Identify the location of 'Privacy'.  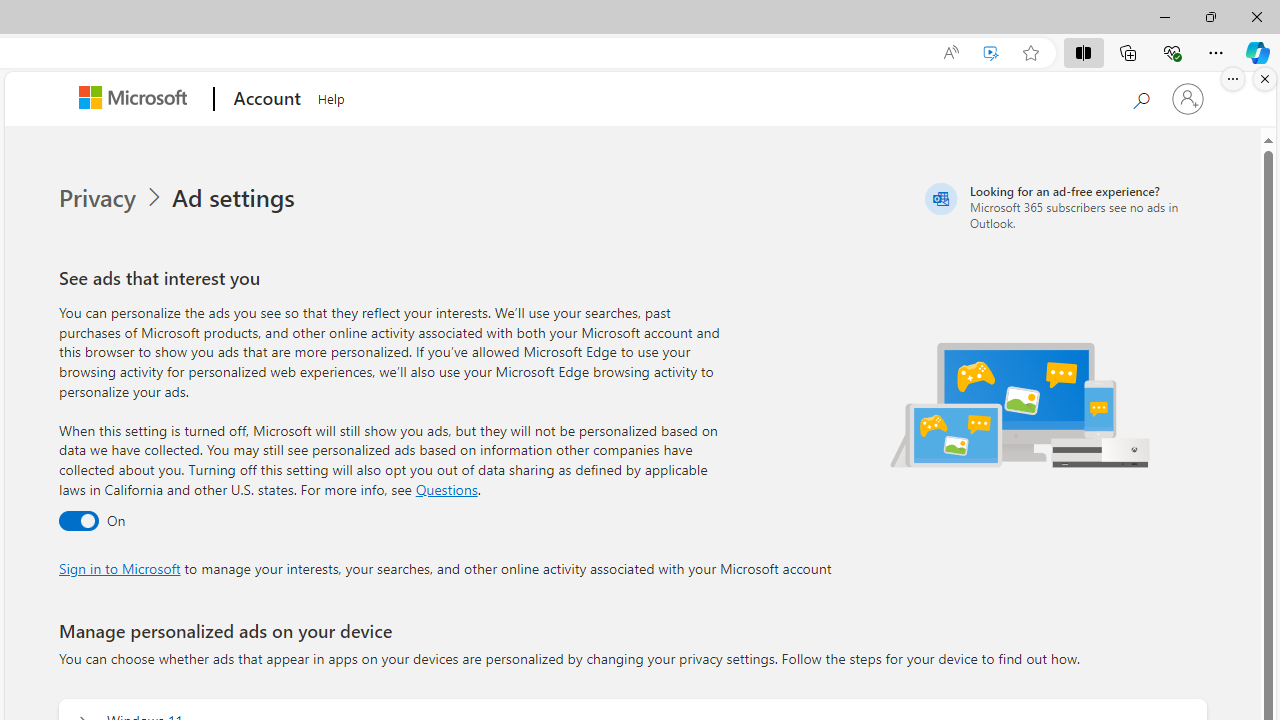
(112, 198).